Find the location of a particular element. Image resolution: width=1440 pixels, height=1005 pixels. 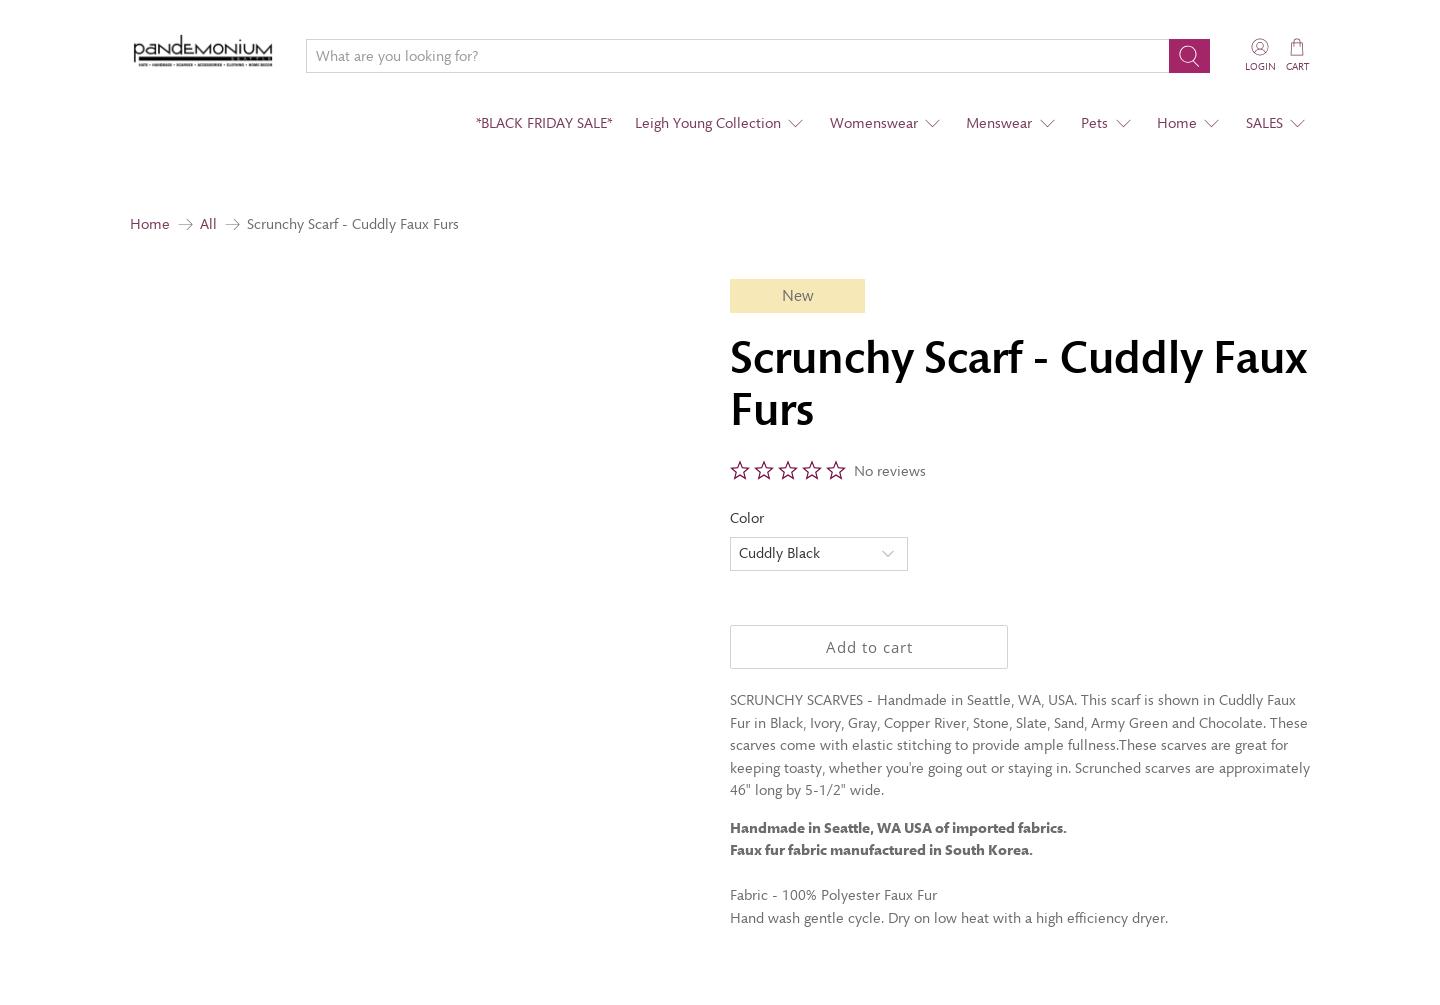

'*BLACK FRIDAY SALE*' is located at coordinates (544, 122).